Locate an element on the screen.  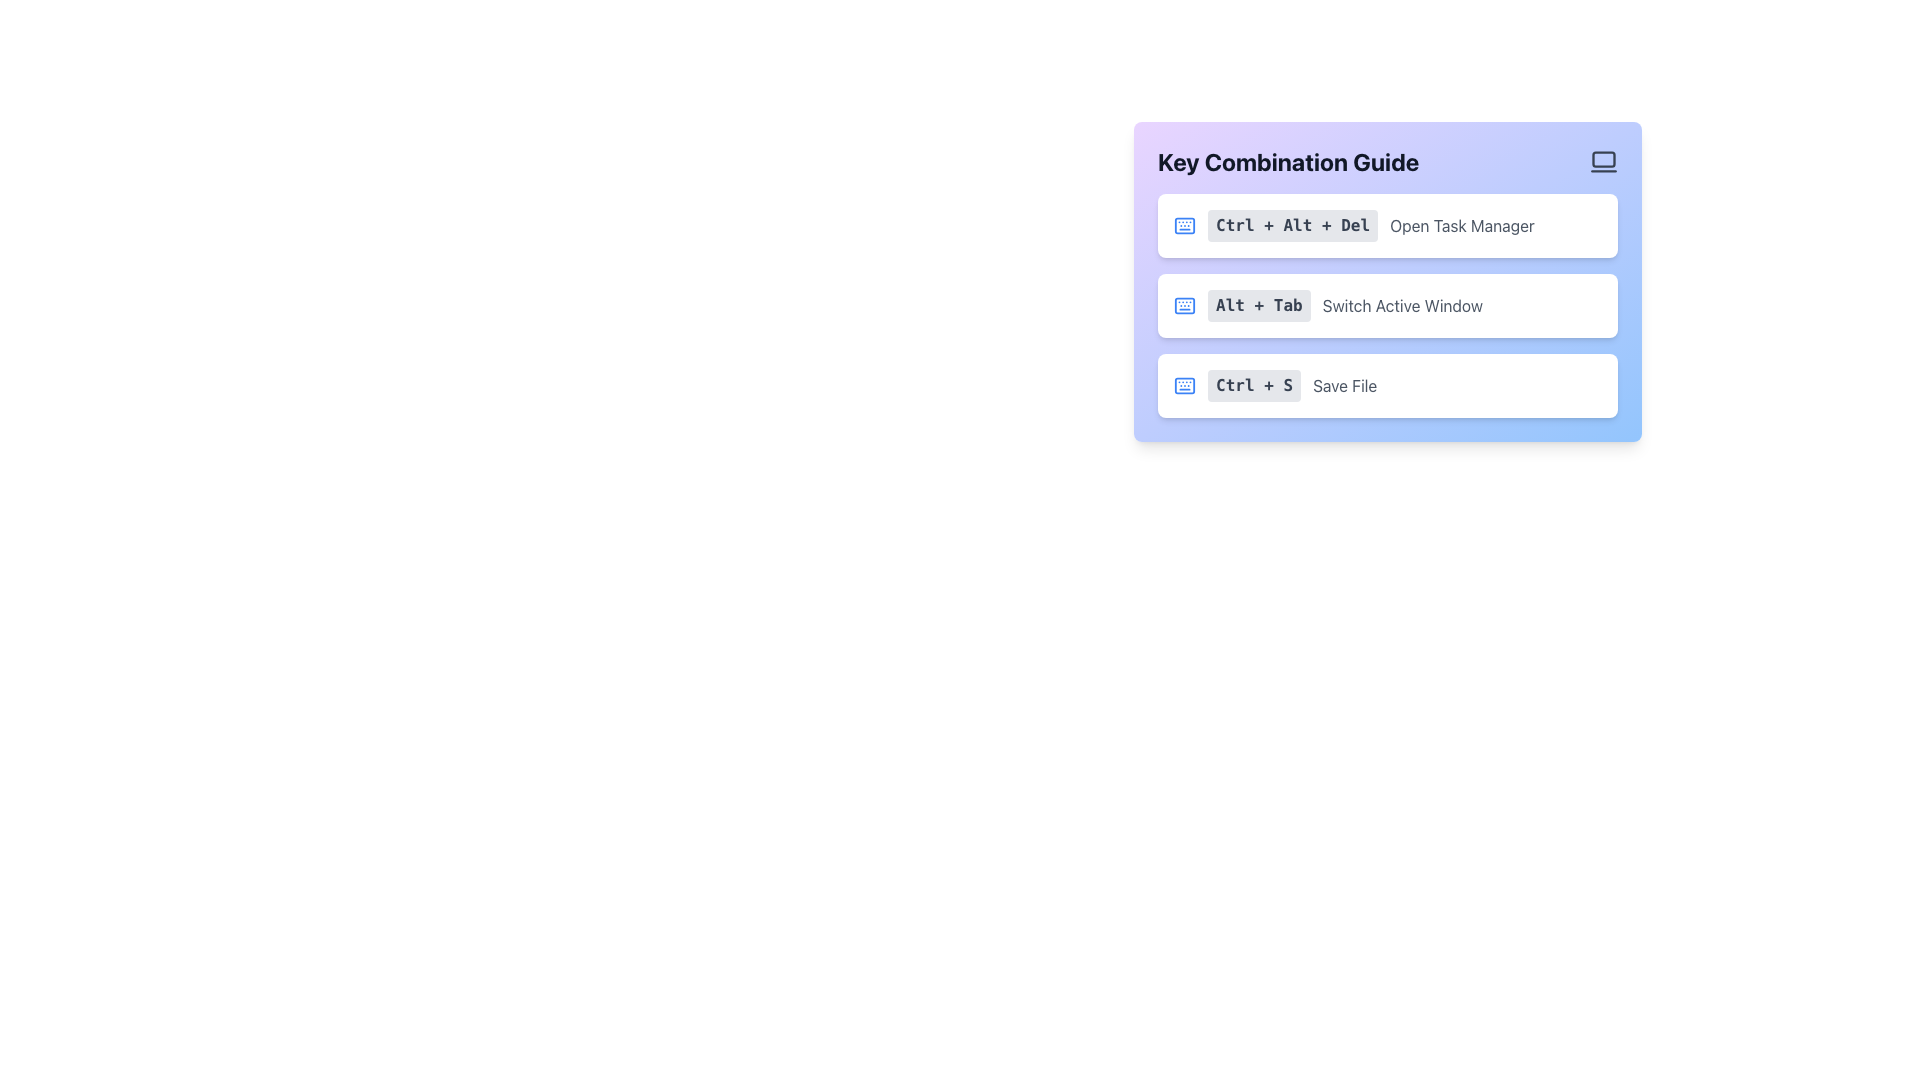
the static display Label showing the keyboard shortcut 'Ctrl + Alt + Del', located at the top-left corner of the 'Key Combination Guide' box is located at coordinates (1293, 225).